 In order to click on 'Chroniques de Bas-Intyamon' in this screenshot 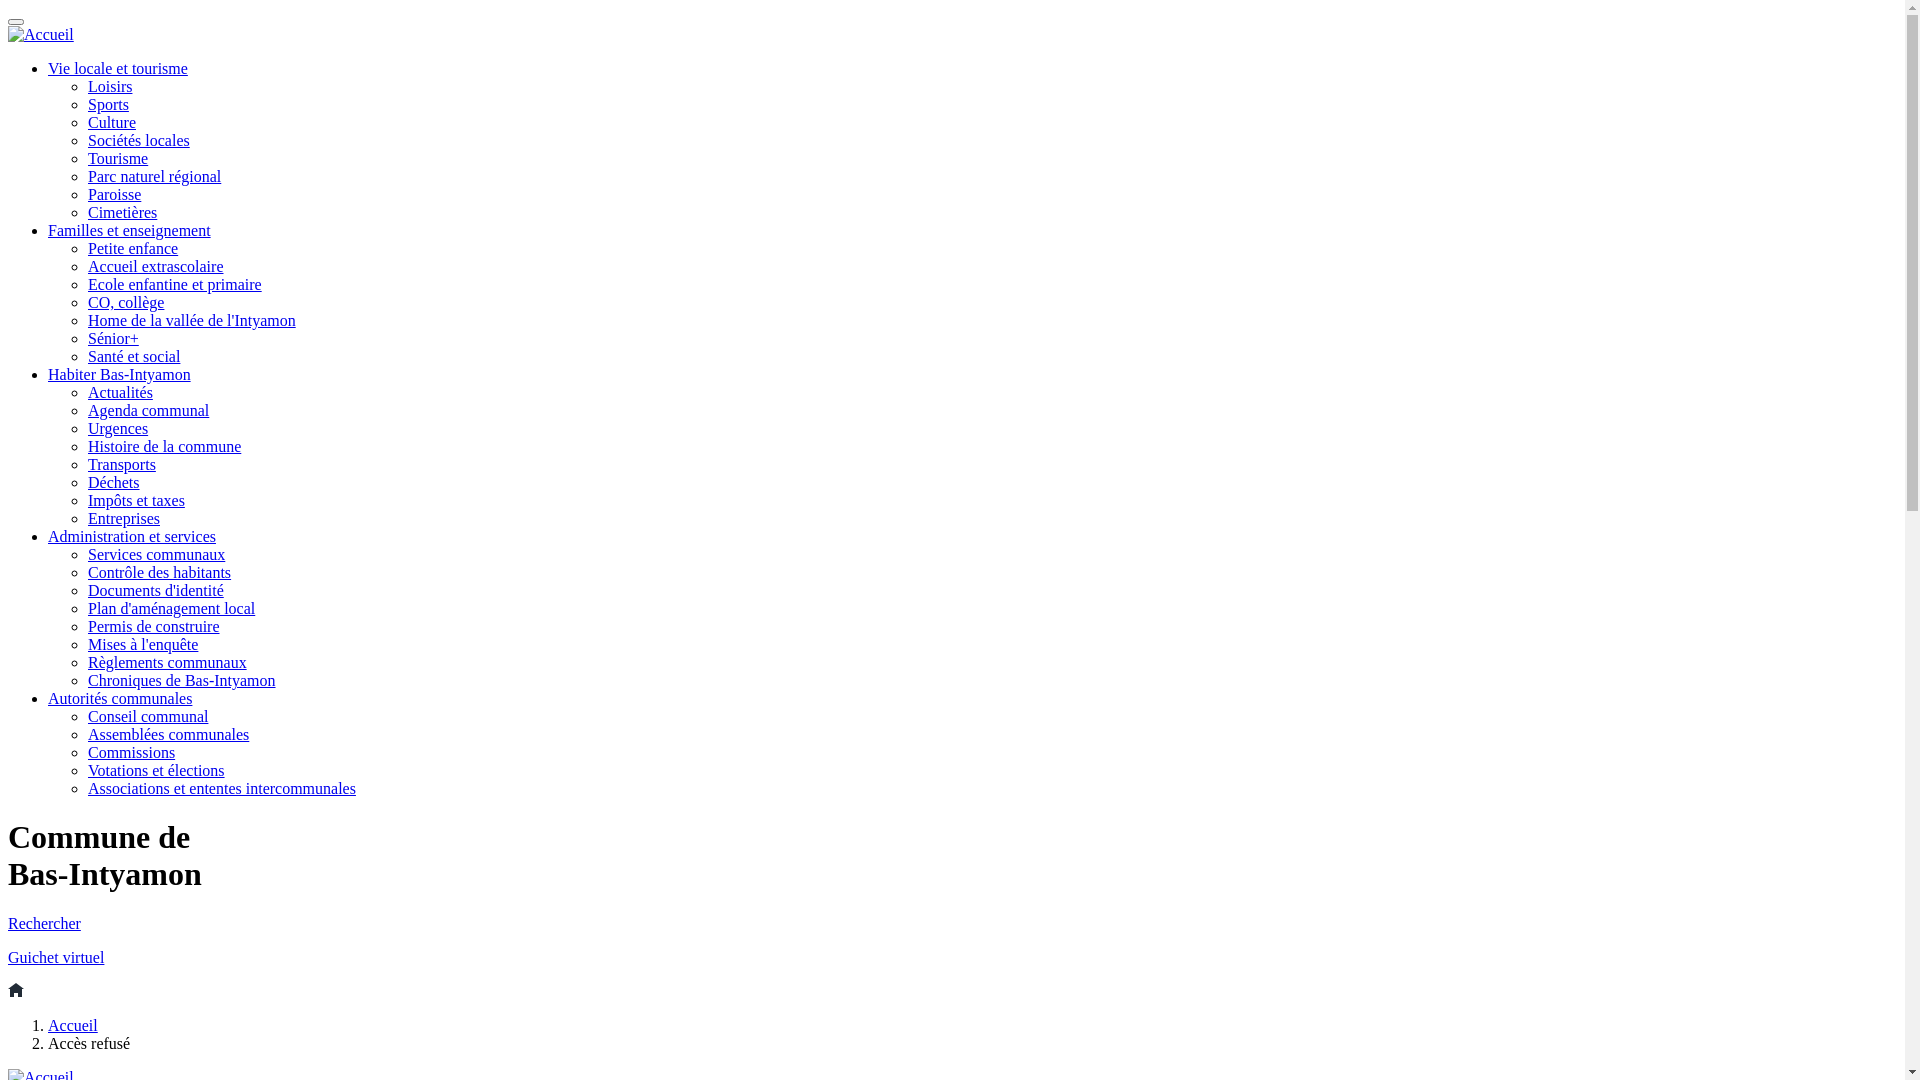, I will do `click(182, 679)`.